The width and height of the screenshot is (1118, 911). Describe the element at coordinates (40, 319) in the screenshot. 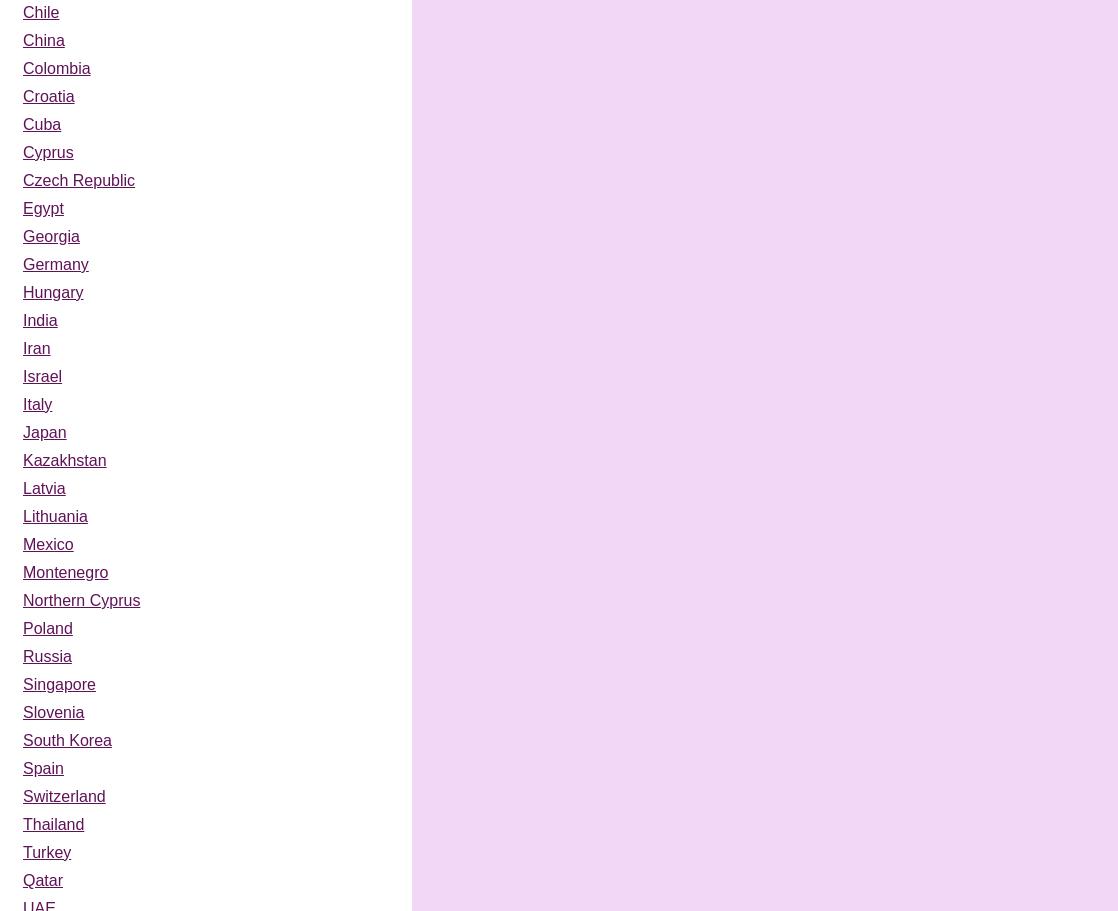

I see `'India'` at that location.